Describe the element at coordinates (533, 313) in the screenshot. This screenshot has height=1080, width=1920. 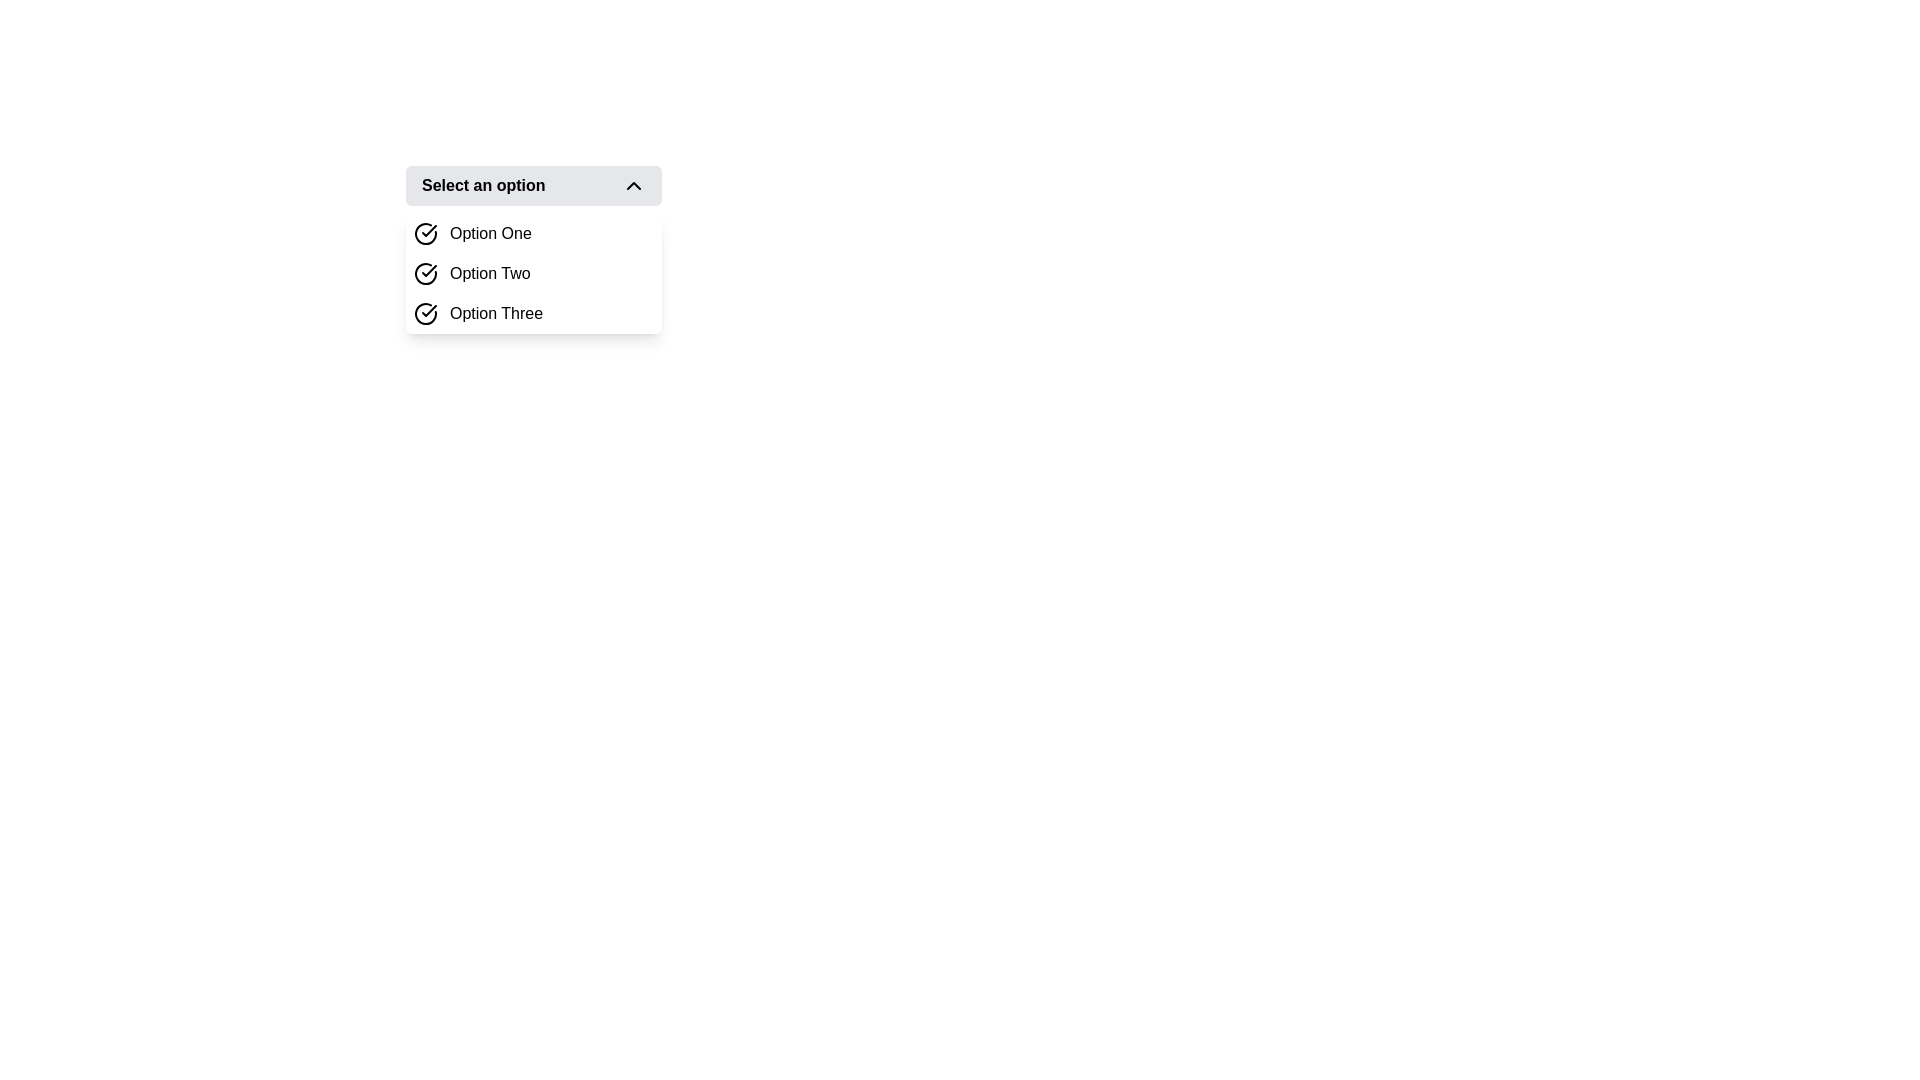
I see `to select the third item labeled 'Option Three' in the dropdown menu, which is located below the label 'Select an option'` at that location.